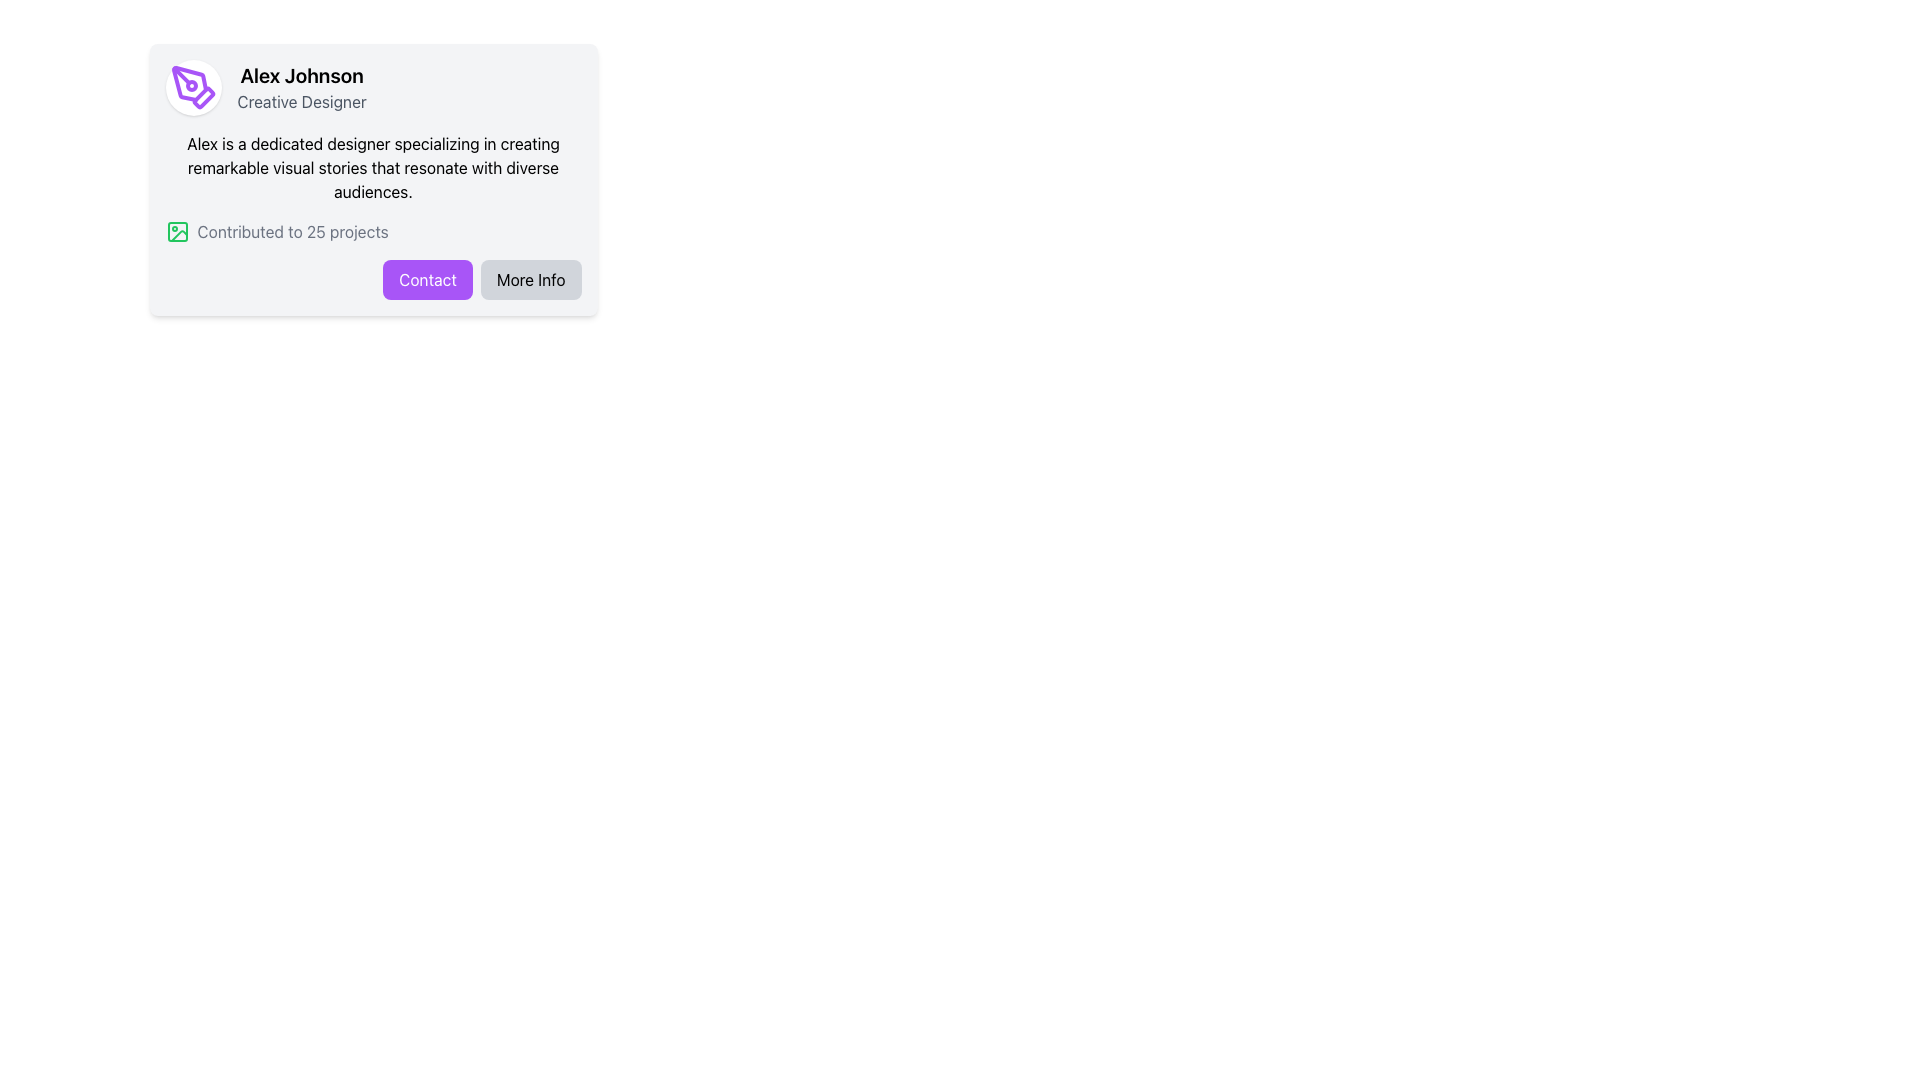  I want to click on the text label component that describes the role or designation of 'Alex Johnson', located below the main title, so click(301, 101).